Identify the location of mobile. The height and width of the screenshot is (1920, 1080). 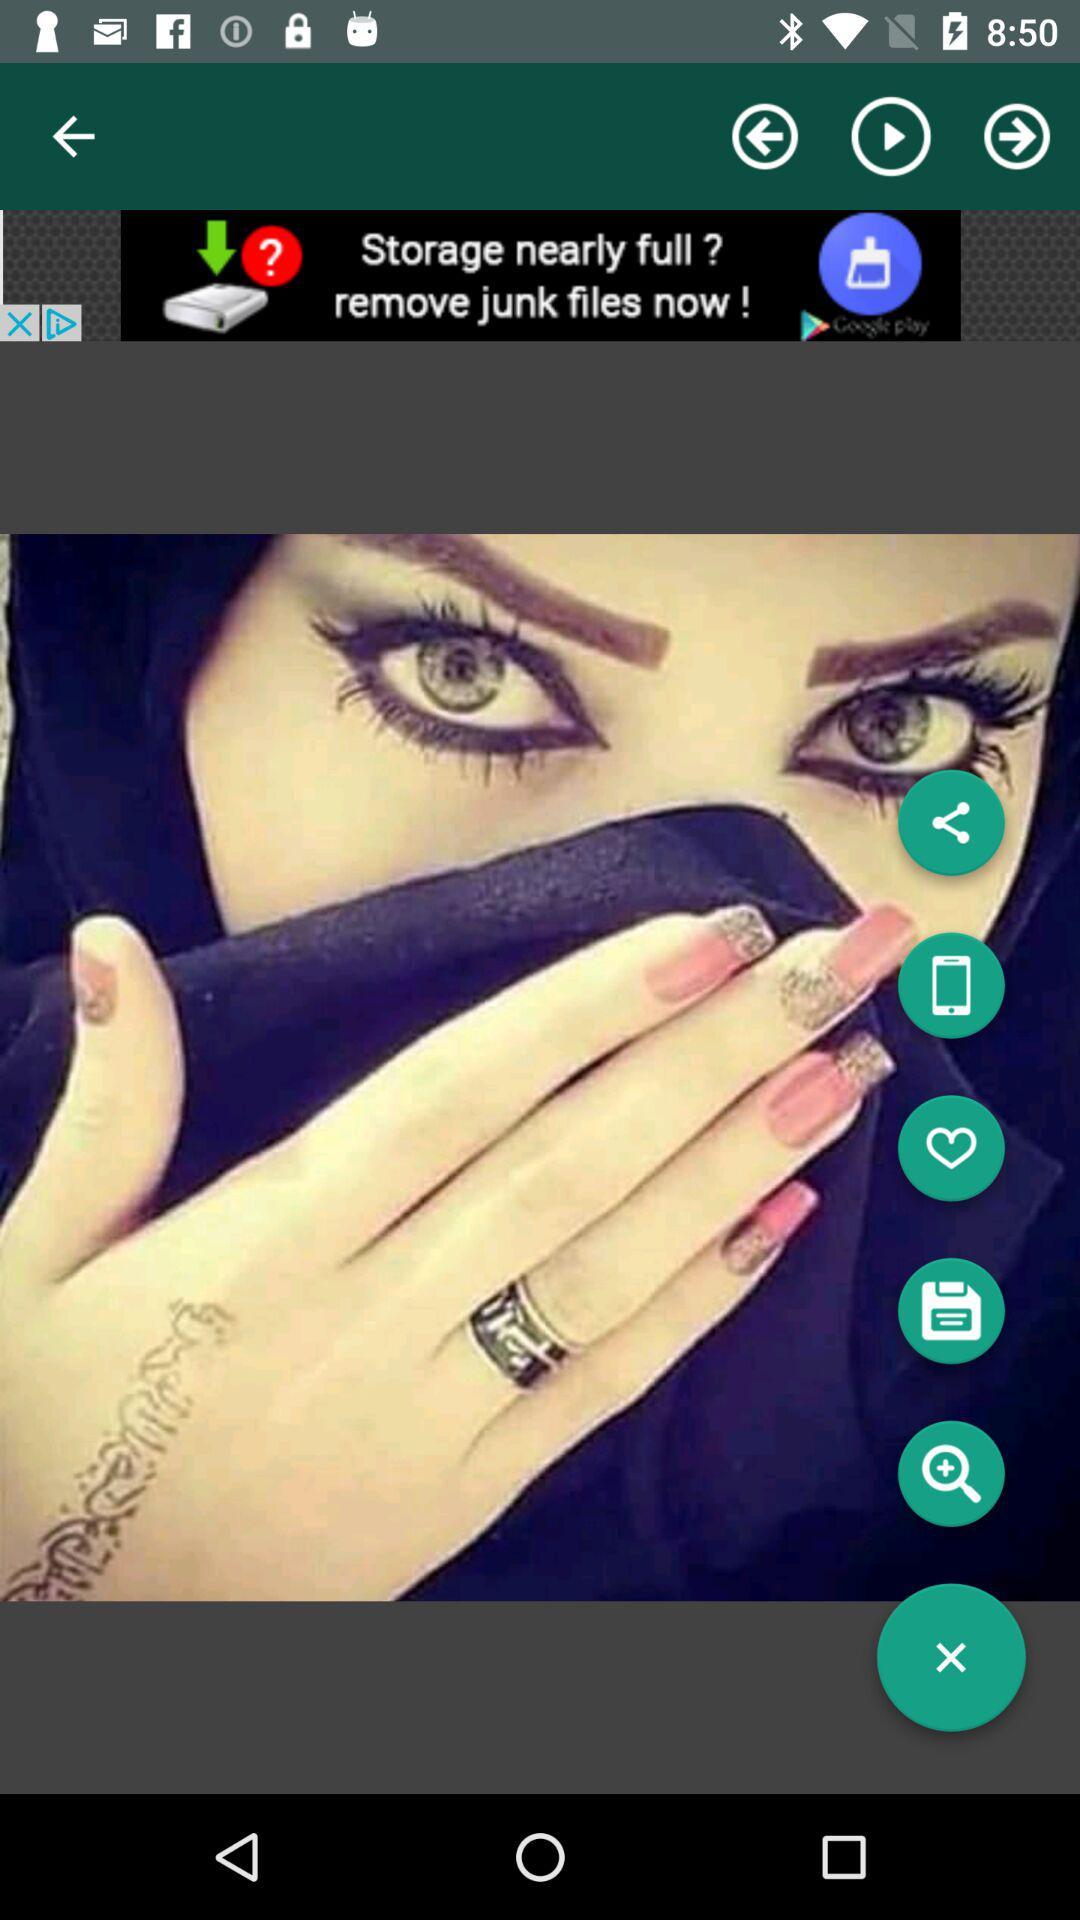
(950, 993).